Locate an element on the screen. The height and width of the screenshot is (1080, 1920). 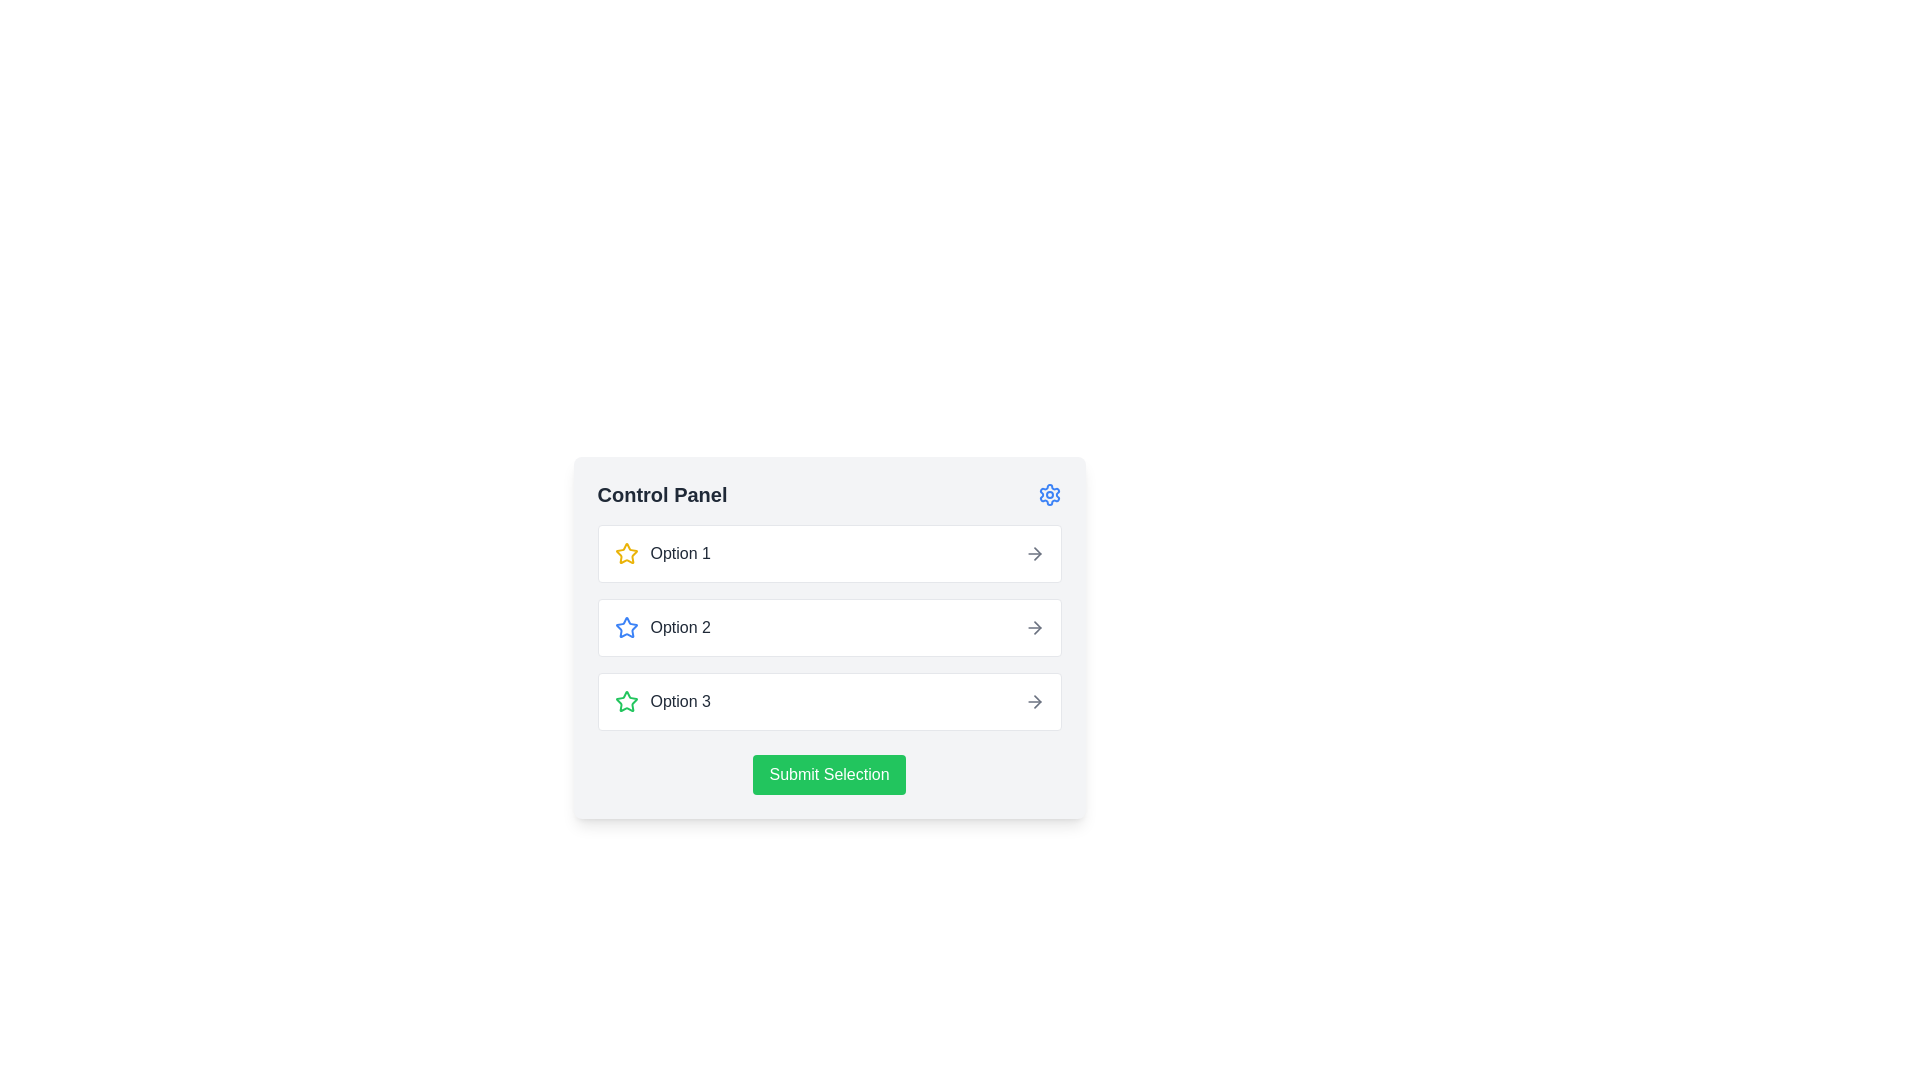
third text label with an accompanying icon in the selectable list, located beneath 'Option 2' and above the 'Submit Selection' button is located at coordinates (662, 701).